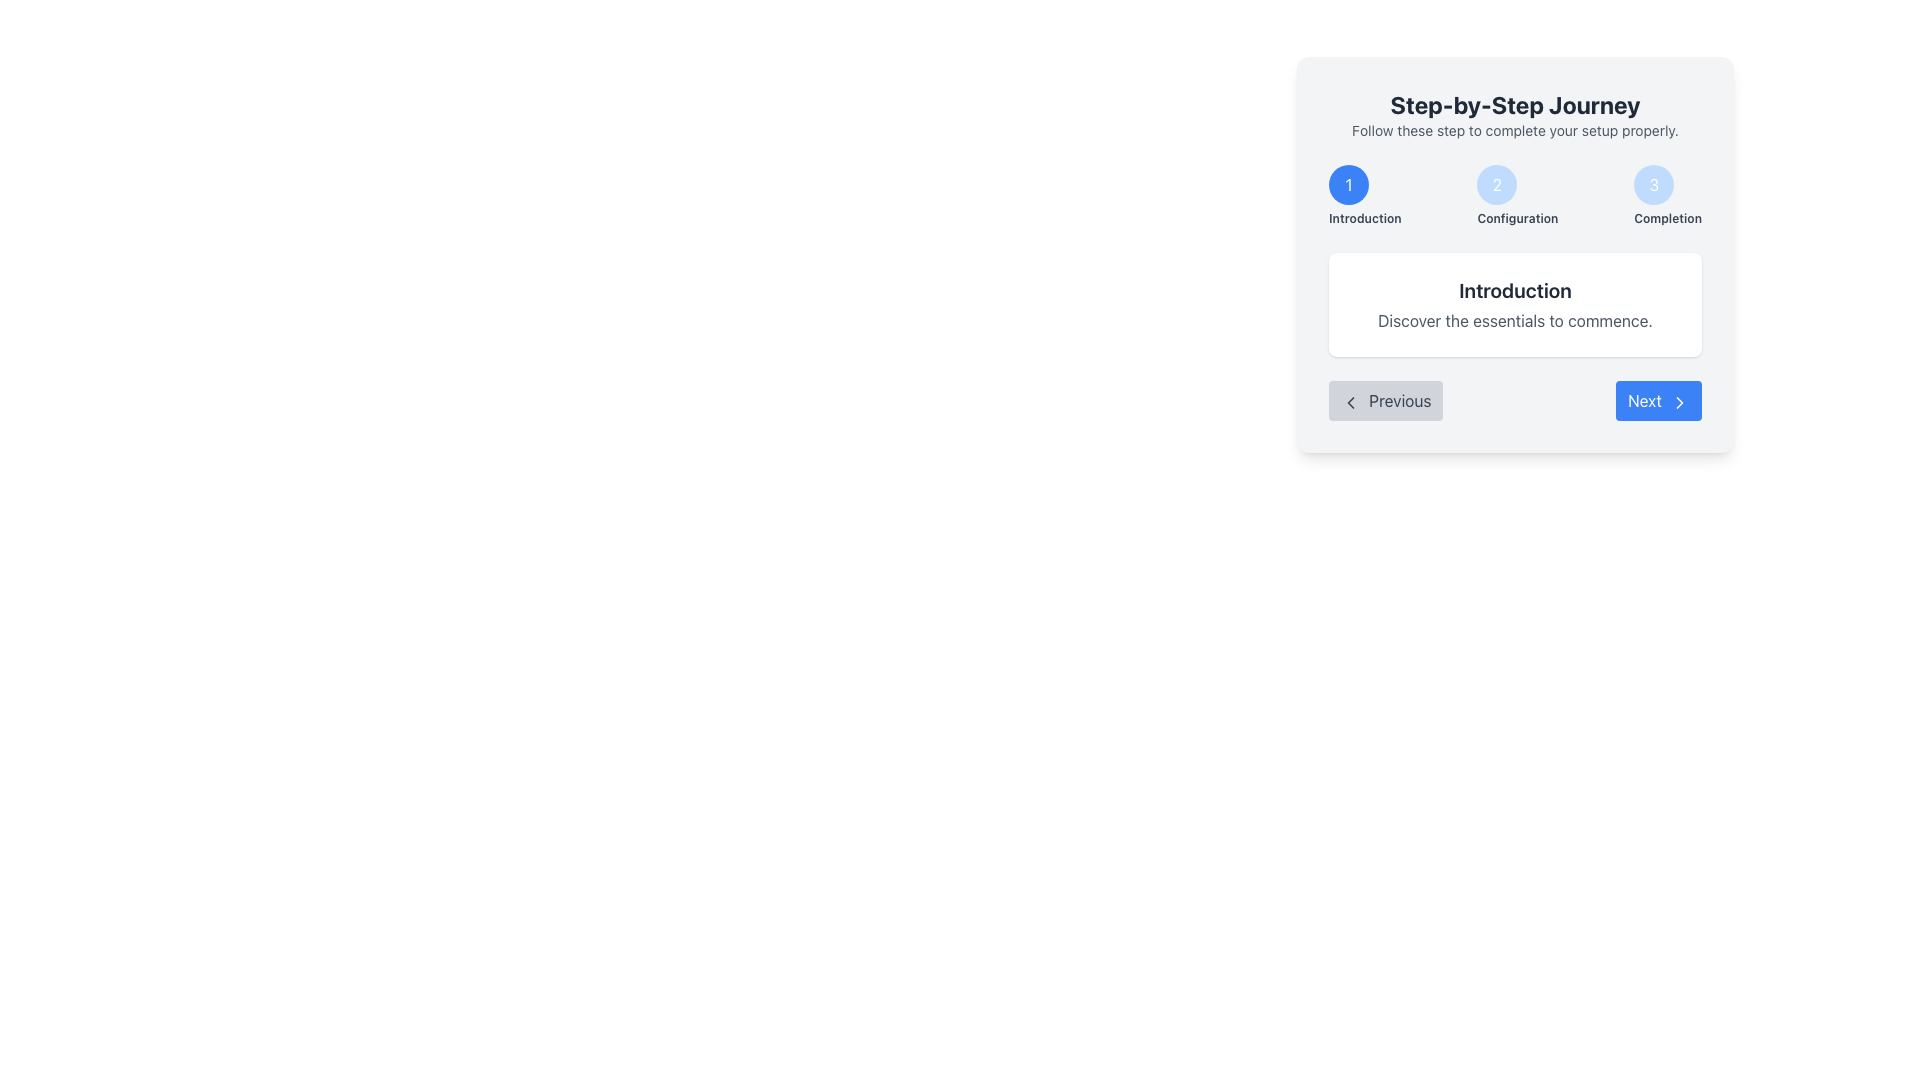 This screenshot has width=1920, height=1080. I want to click on the leftward chevron-style arrow SVG icon located within the 'Previous' button of the step-by-step navigation card, so click(1350, 401).